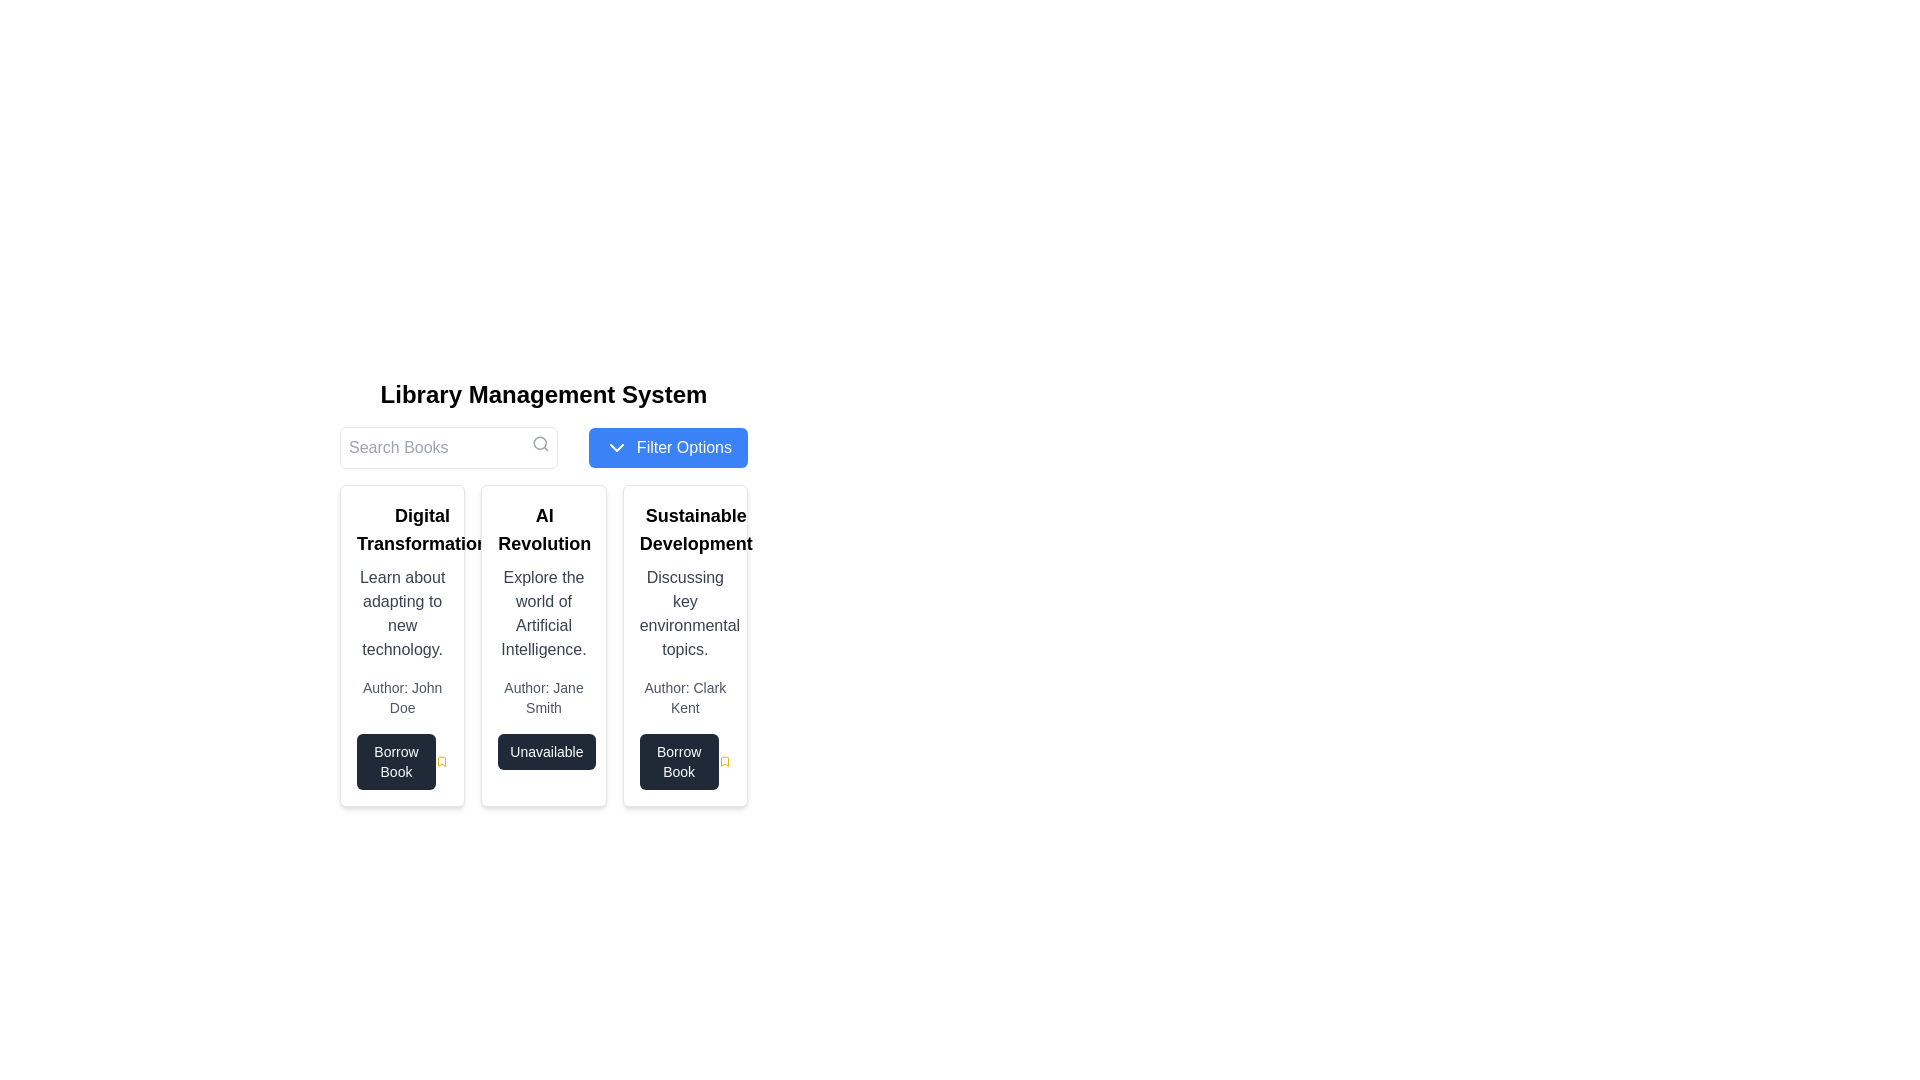 This screenshot has width=1920, height=1080. What do you see at coordinates (546, 752) in the screenshot?
I see `the rectangular button with rounded corners displaying 'Unavailable' located at the bottom of the 'AI Revolution' section card` at bounding box center [546, 752].